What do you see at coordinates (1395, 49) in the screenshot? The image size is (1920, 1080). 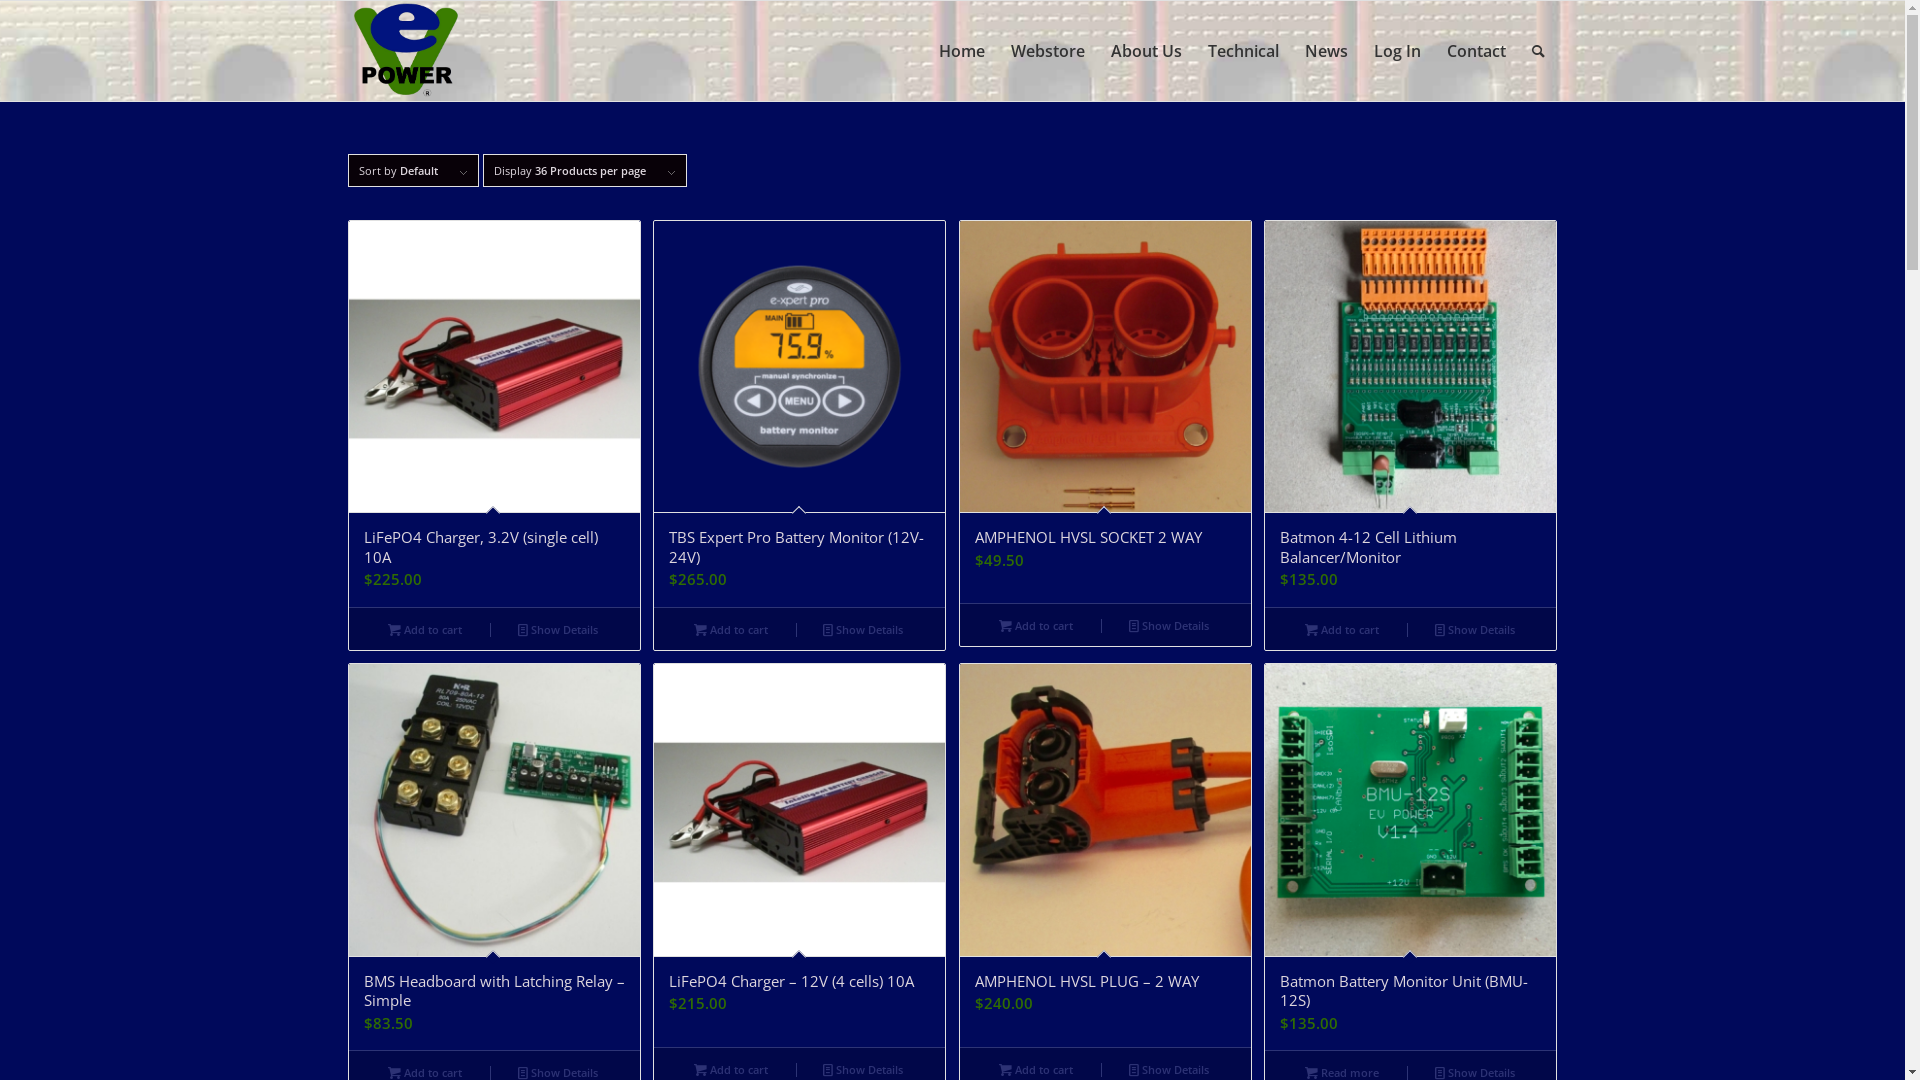 I see `'Log In'` at bounding box center [1395, 49].